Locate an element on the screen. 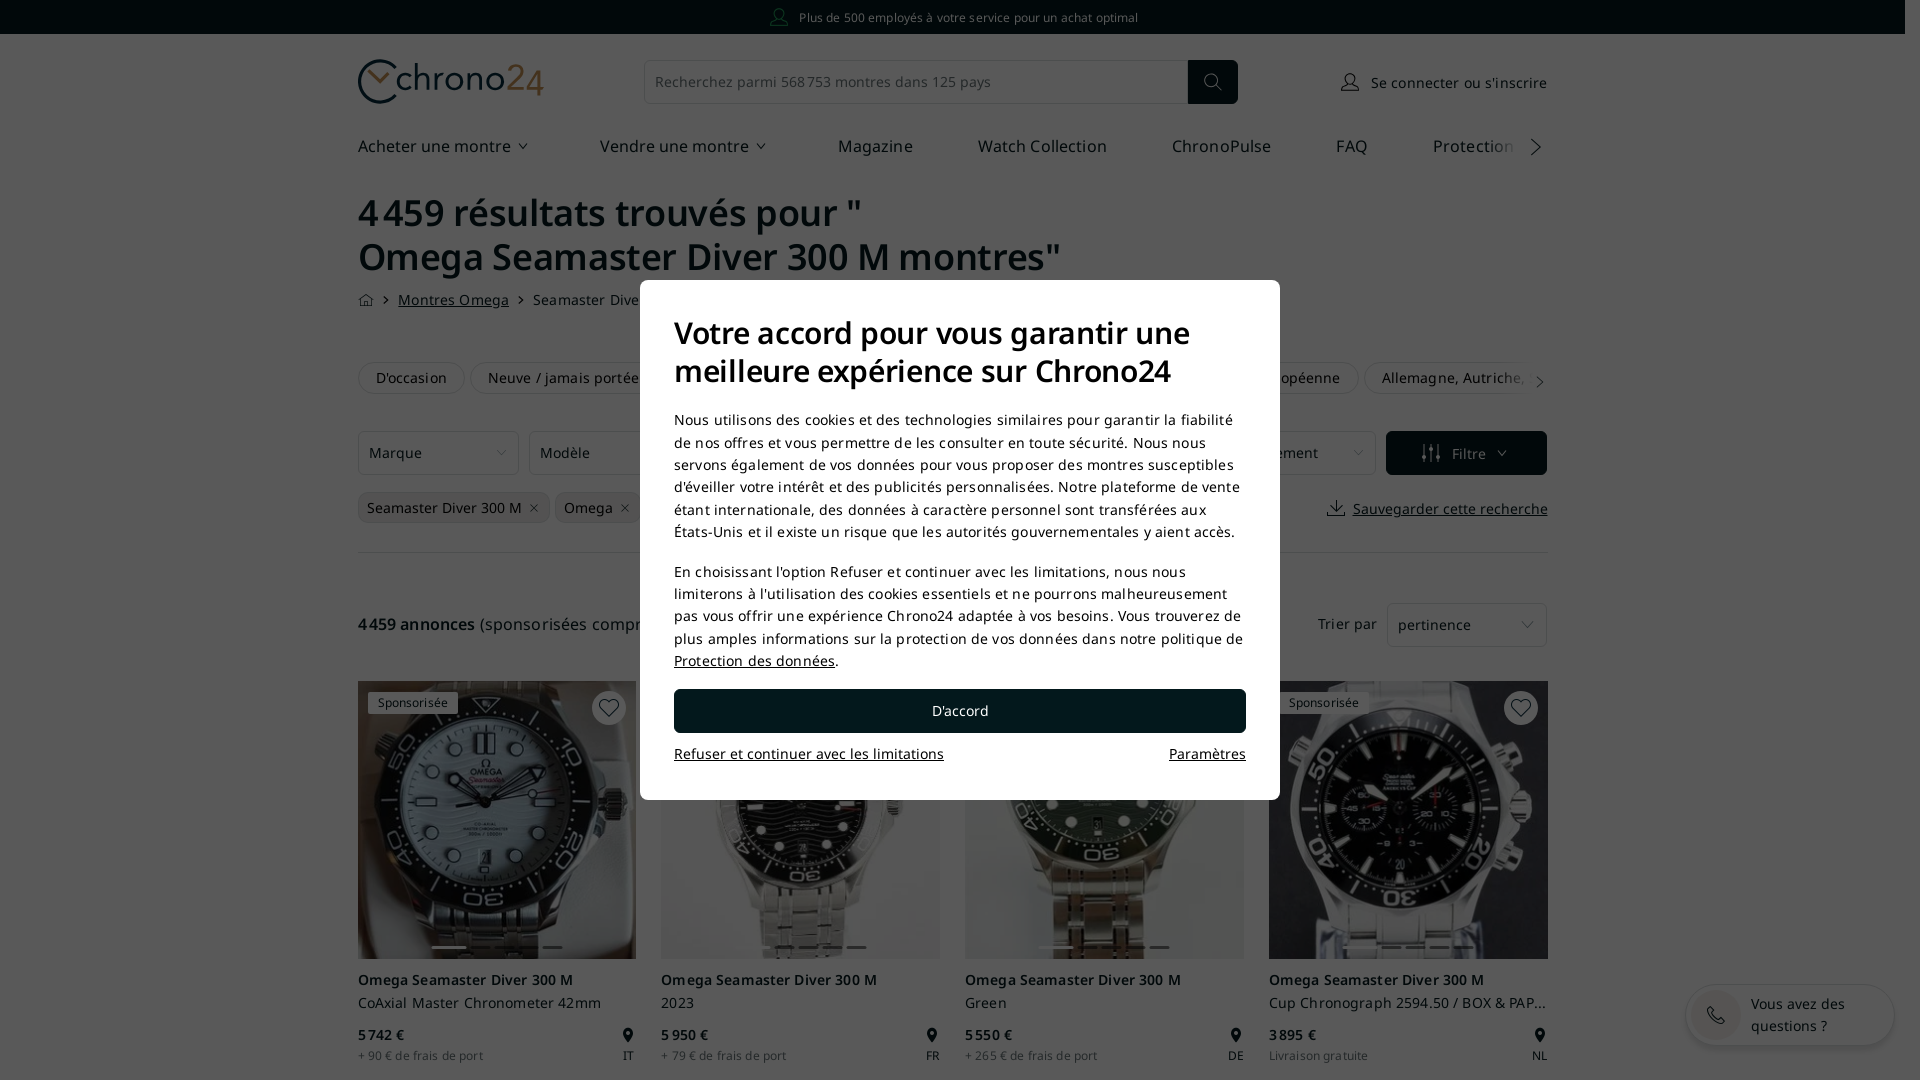 This screenshot has height=1080, width=1920. 'Acheter une montre' is located at coordinates (445, 146).